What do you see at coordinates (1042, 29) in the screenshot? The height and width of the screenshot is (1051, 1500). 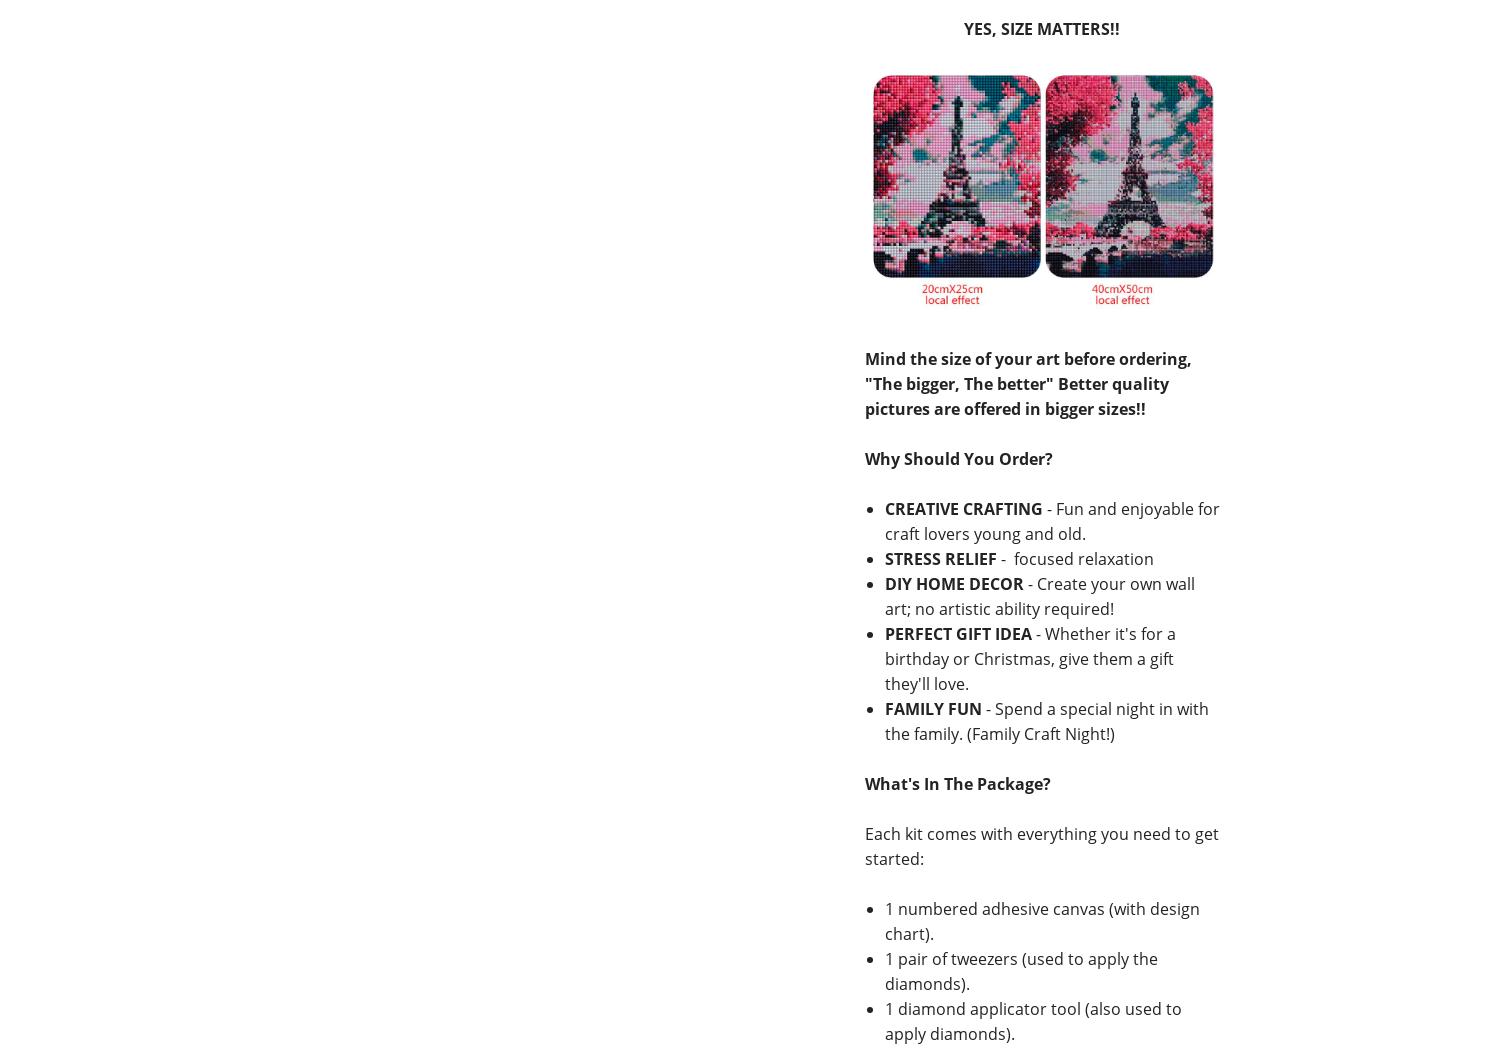 I see `'YES, SIZE MATTERS!!'` at bounding box center [1042, 29].